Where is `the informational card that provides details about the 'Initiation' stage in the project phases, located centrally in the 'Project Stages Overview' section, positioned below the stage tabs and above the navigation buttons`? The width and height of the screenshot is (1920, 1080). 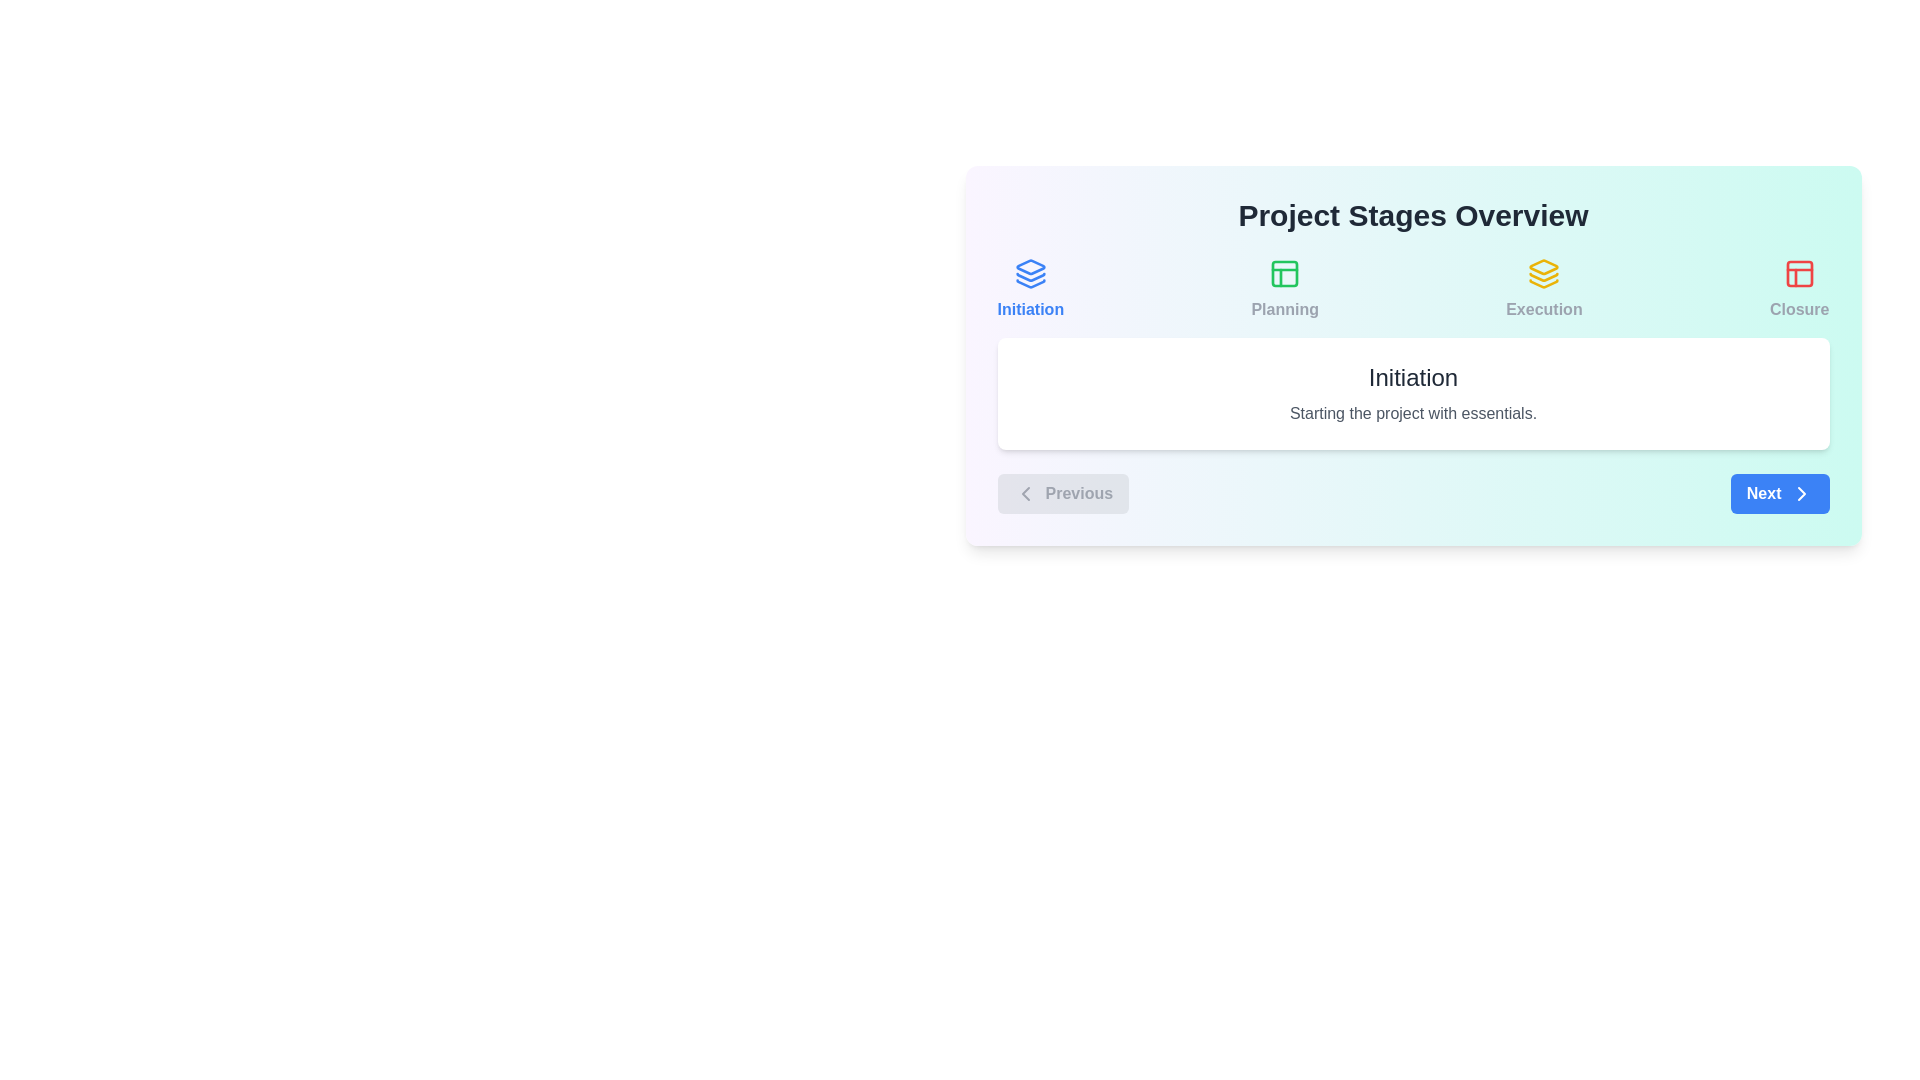 the informational card that provides details about the 'Initiation' stage in the project phases, located centrally in the 'Project Stages Overview' section, positioned below the stage tabs and above the navigation buttons is located at coordinates (1412, 393).